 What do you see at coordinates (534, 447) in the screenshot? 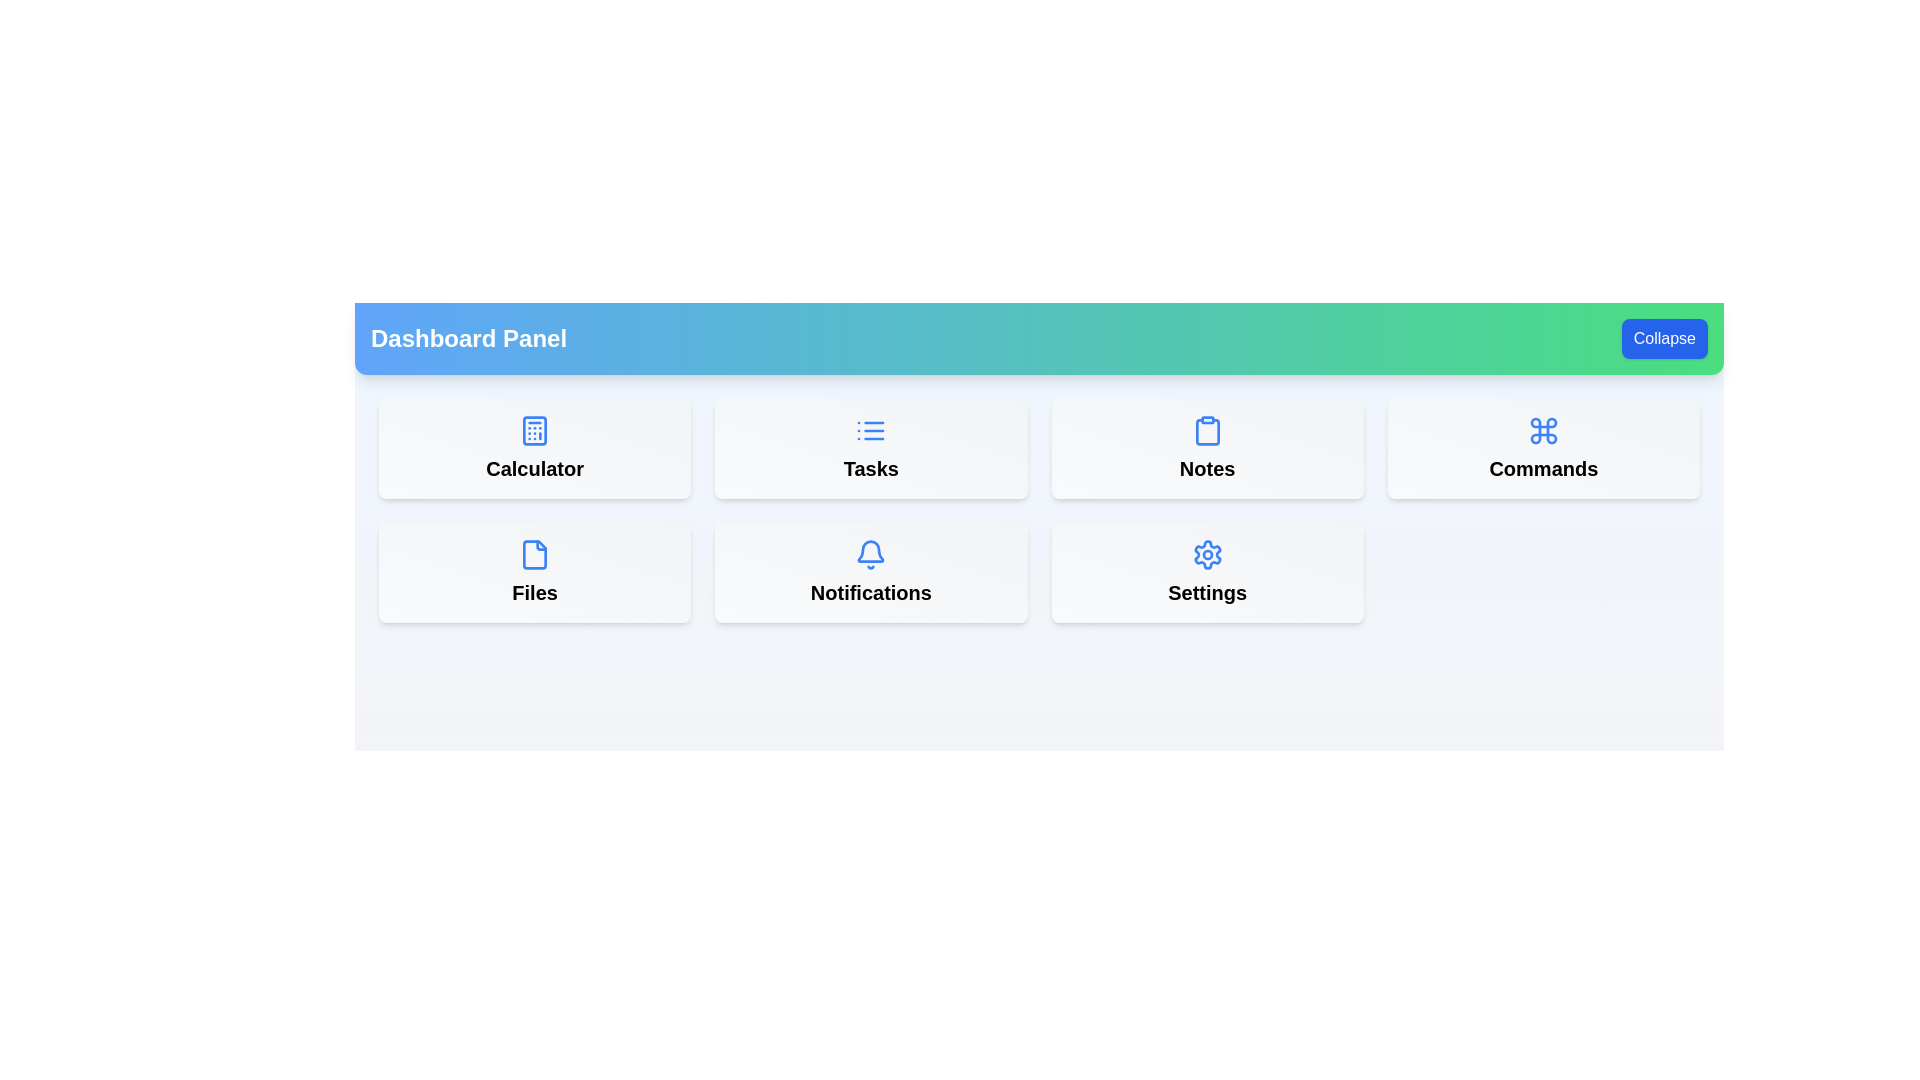
I see `the menu item labeled Calculator` at bounding box center [534, 447].